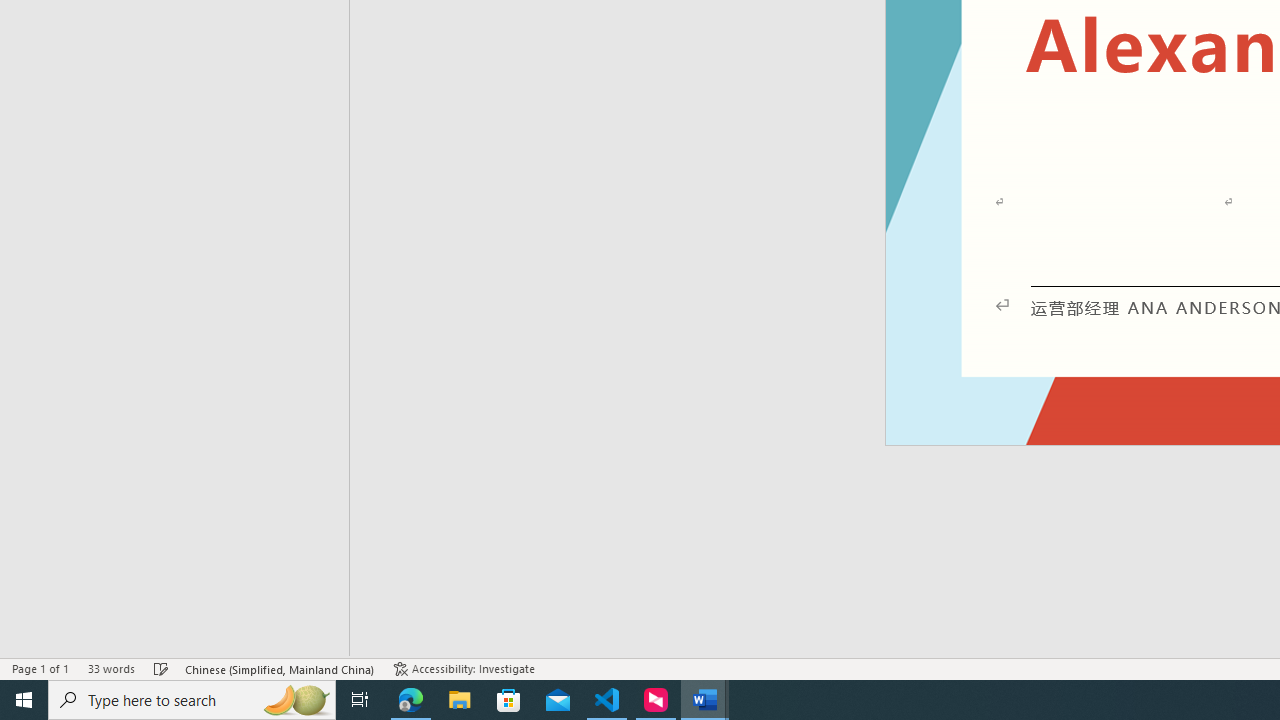 The image size is (1280, 720). Describe the element at coordinates (279, 669) in the screenshot. I see `'Language Chinese (Simplified, Mainland China)'` at that location.